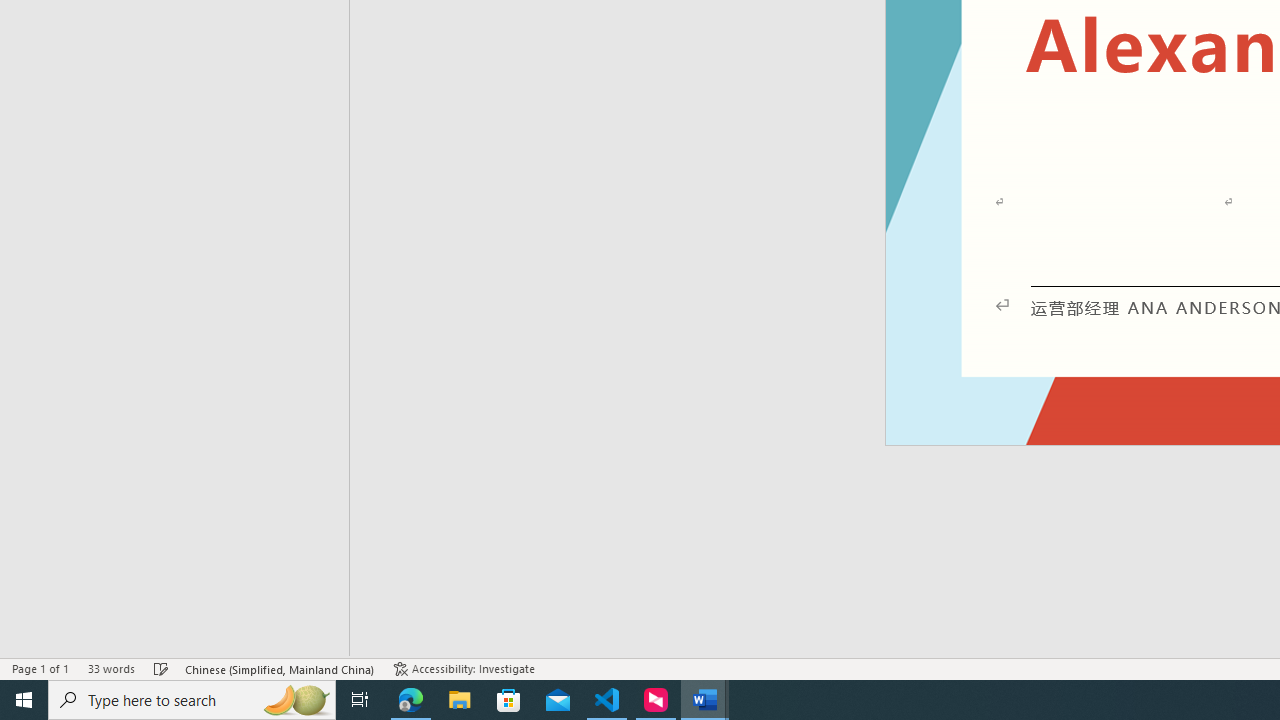 The image size is (1280, 720). Describe the element at coordinates (279, 669) in the screenshot. I see `'Language Chinese (Simplified, Mainland China)'` at that location.